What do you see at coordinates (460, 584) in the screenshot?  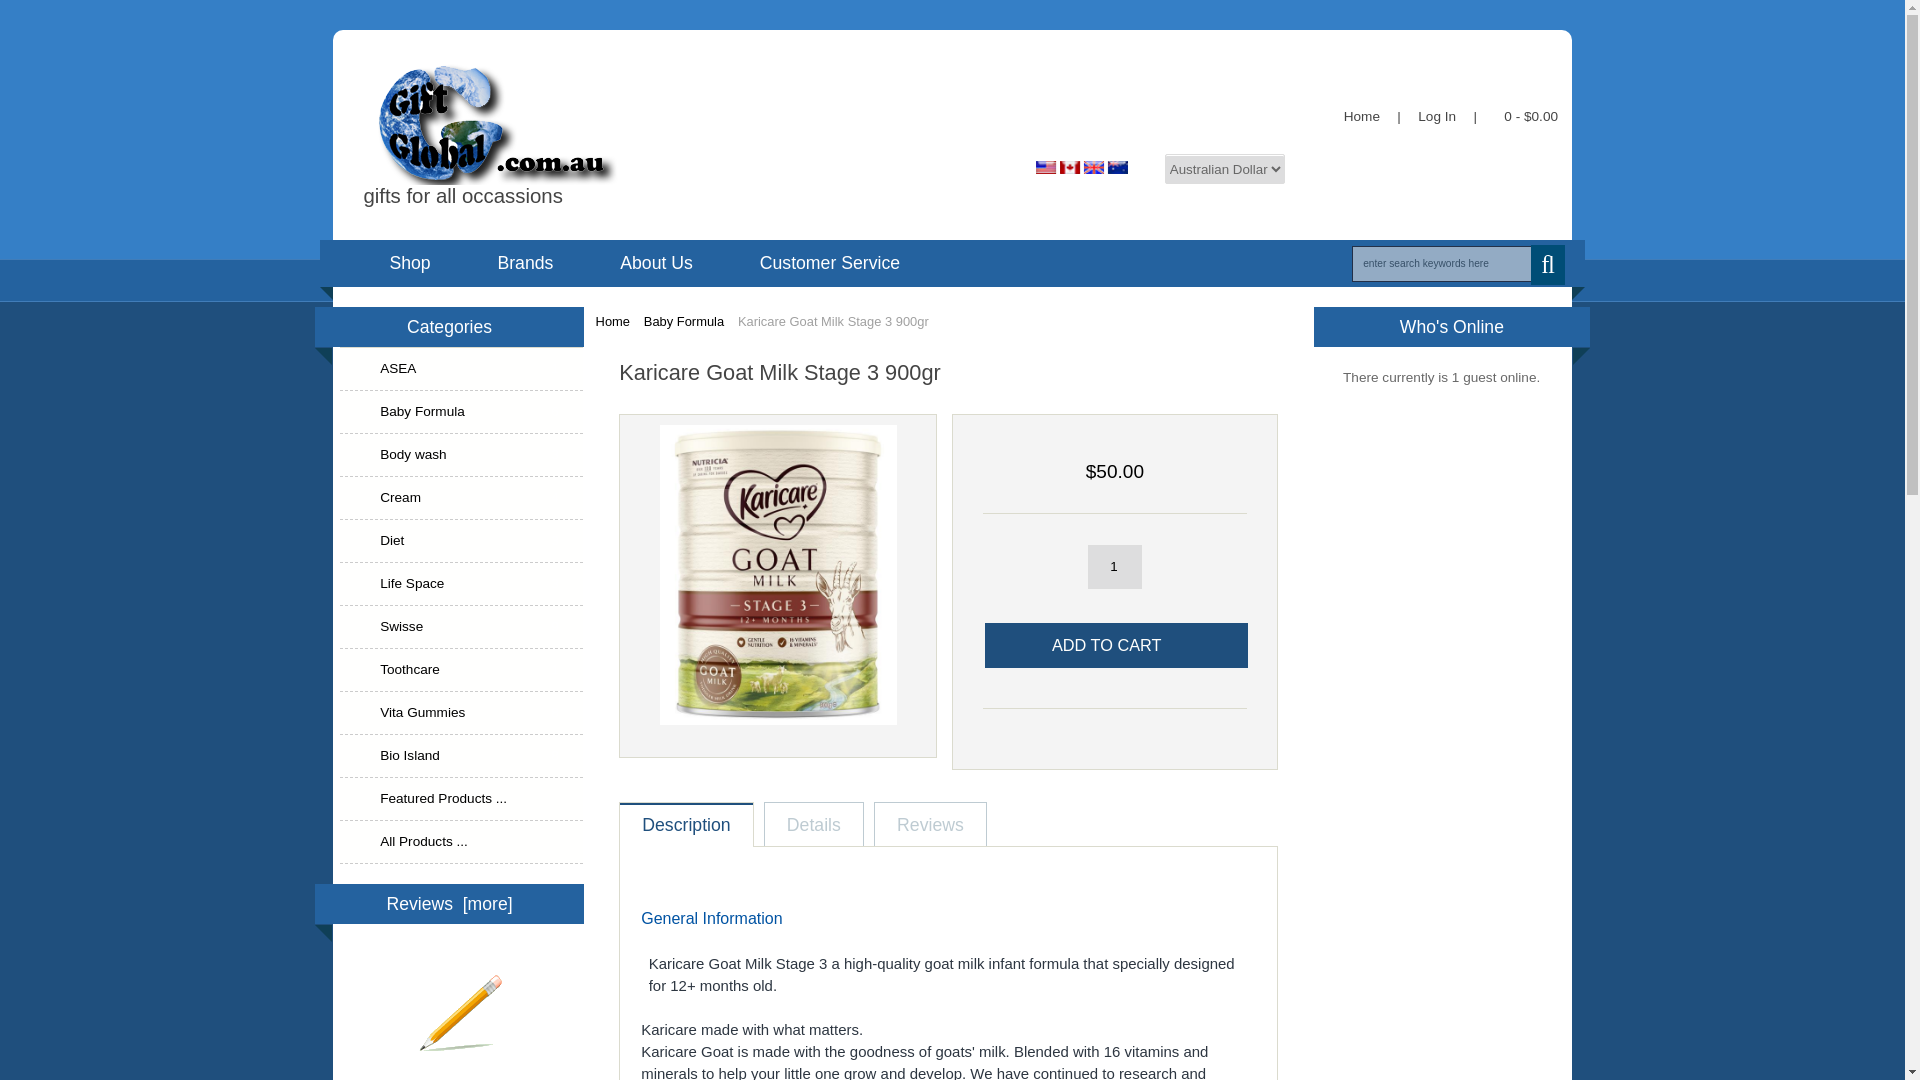 I see `'Life Space` at bounding box center [460, 584].